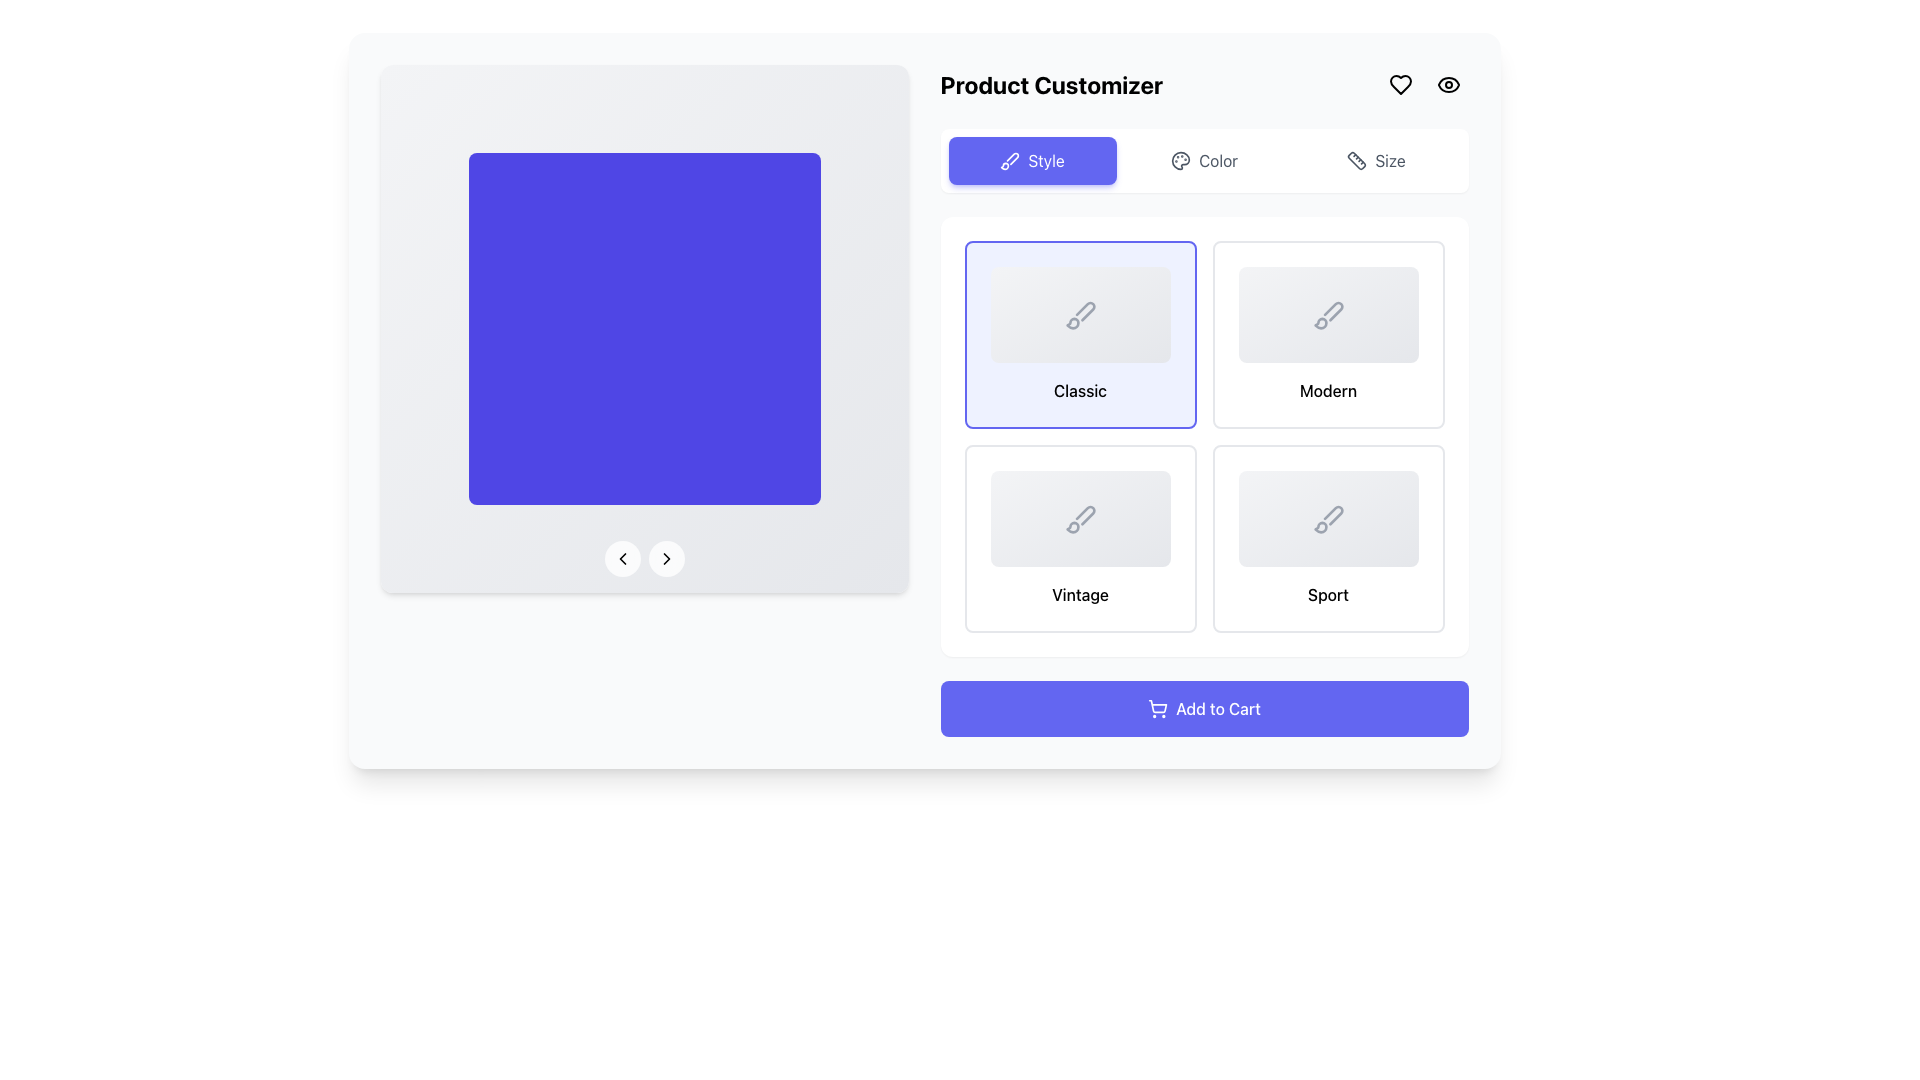 The height and width of the screenshot is (1080, 1920). I want to click on the left-pointing chevron arrow icon, which is part of the navigation interface, so click(621, 559).